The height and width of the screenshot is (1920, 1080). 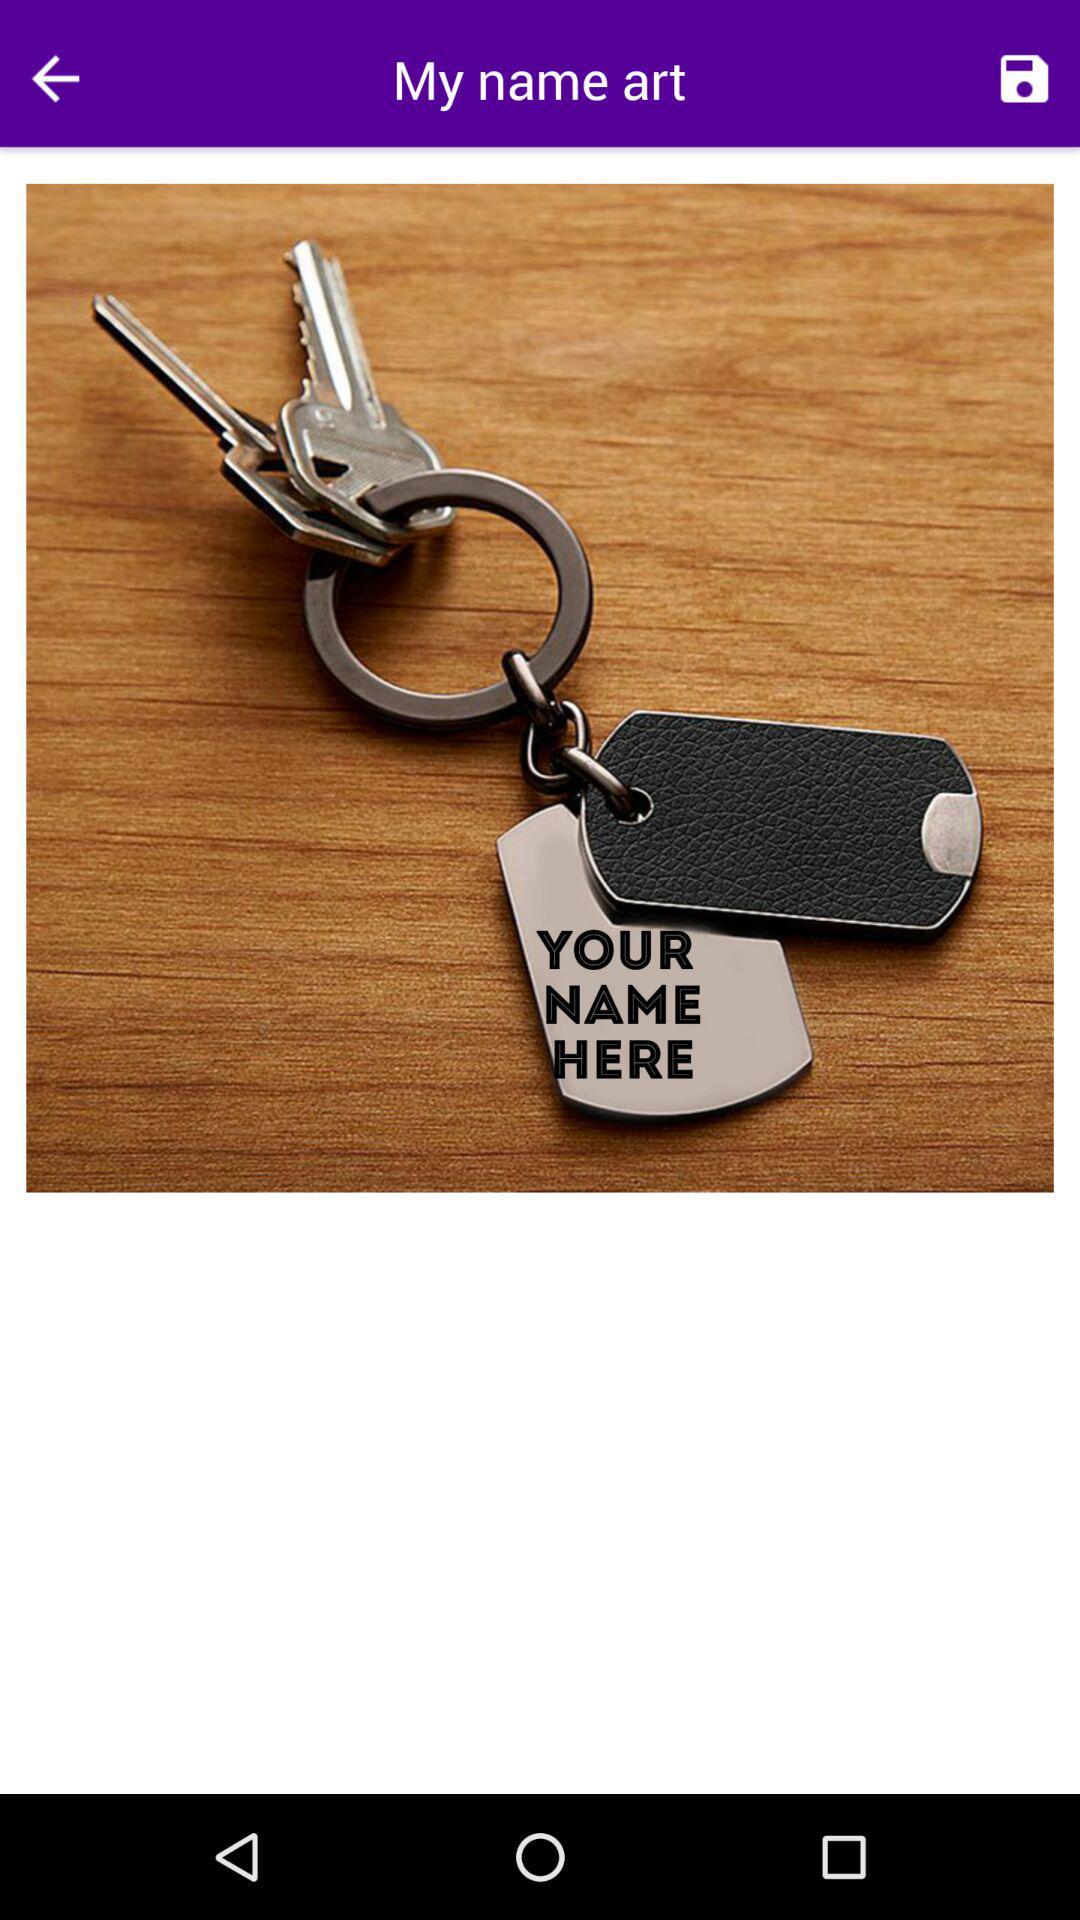 I want to click on app next to my name art app, so click(x=54, y=78).